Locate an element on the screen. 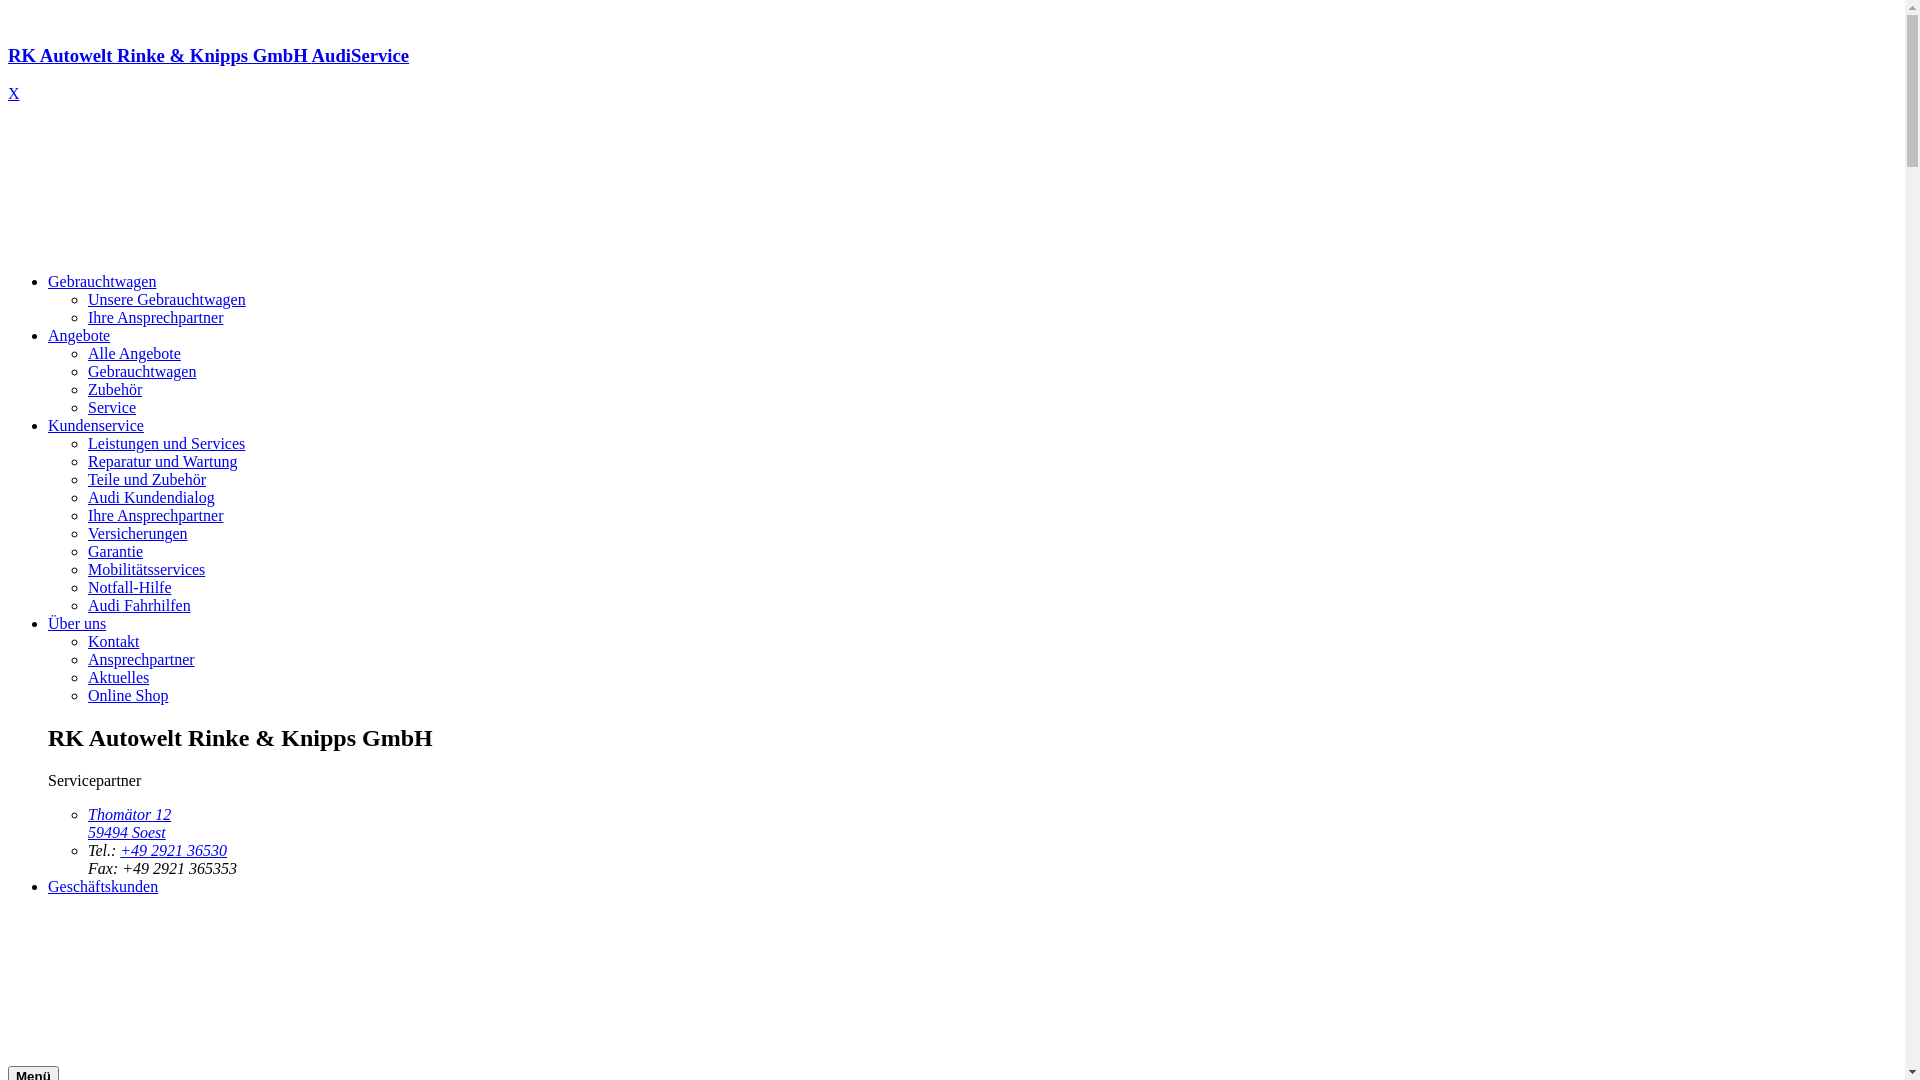 The width and height of the screenshot is (1920, 1080). 'Unsere Gebrauchtwagen' is located at coordinates (167, 299).